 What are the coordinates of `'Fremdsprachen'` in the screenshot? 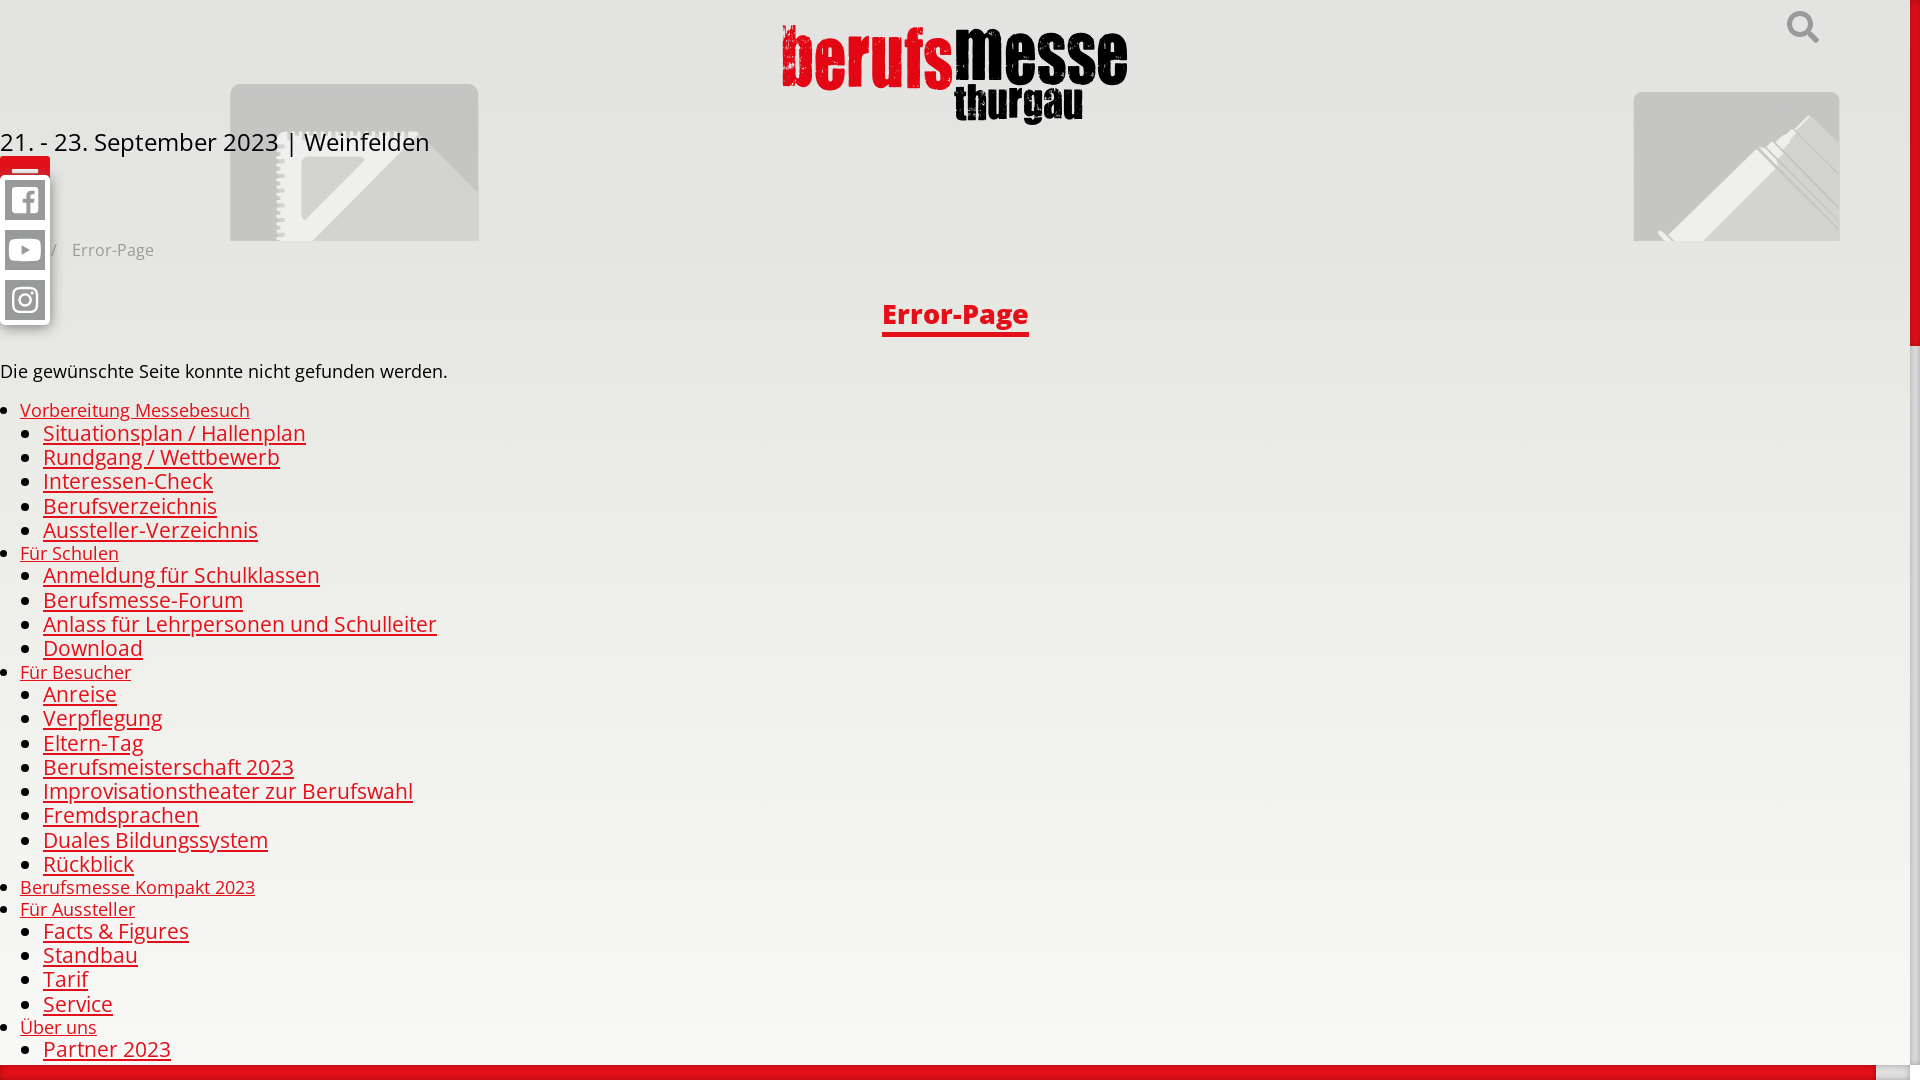 It's located at (119, 814).